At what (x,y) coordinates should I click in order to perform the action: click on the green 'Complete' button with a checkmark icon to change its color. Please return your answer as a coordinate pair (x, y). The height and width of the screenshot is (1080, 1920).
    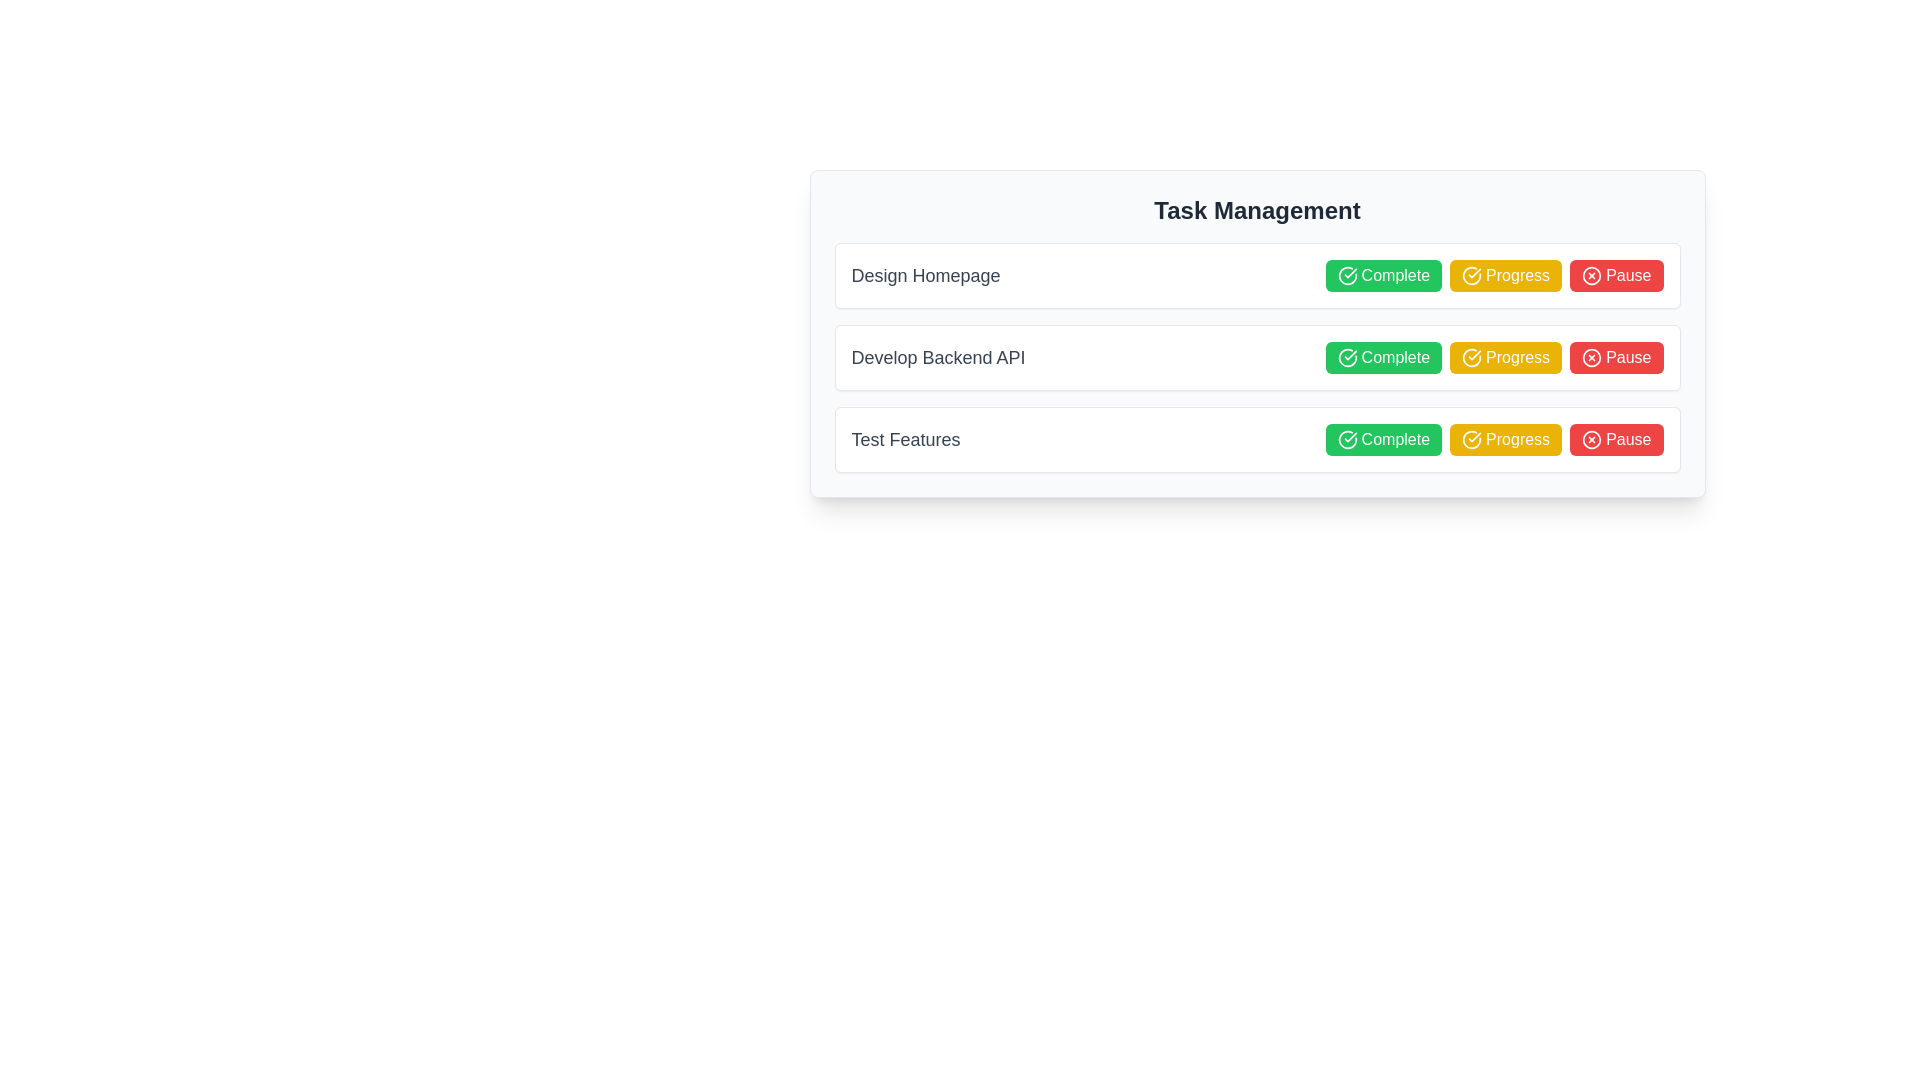
    Looking at the image, I should click on (1382, 357).